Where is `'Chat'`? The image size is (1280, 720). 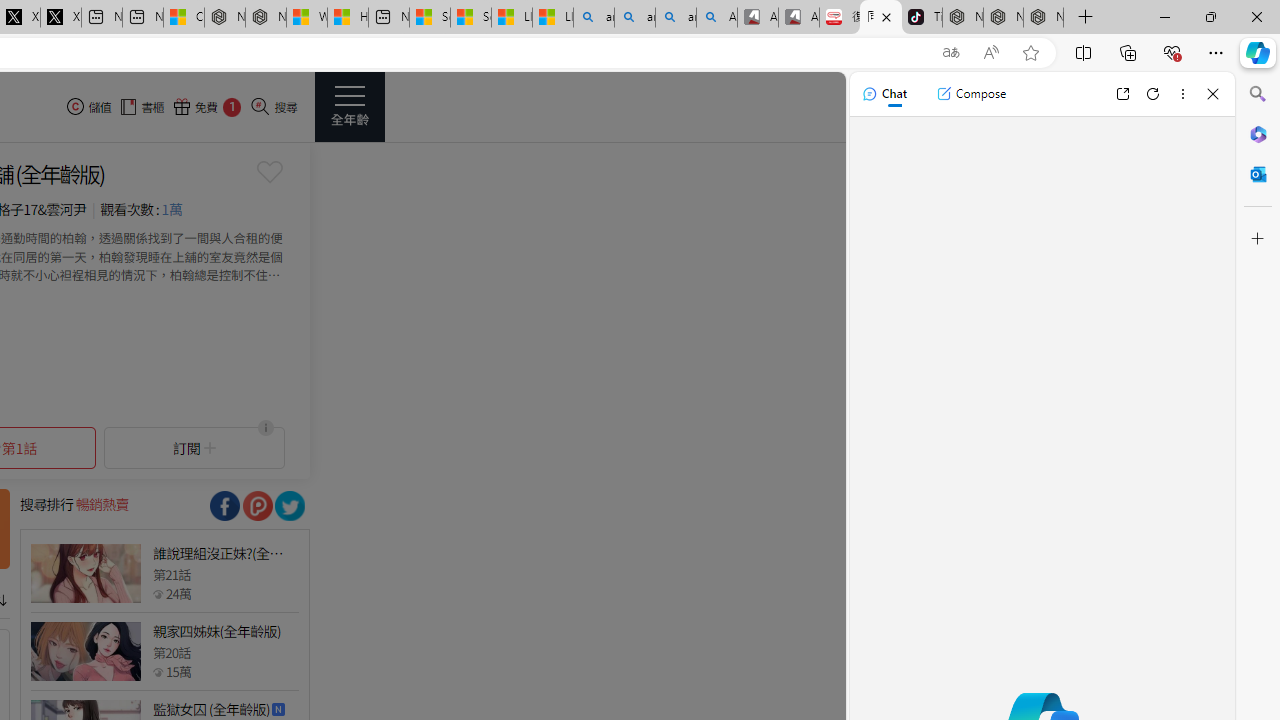 'Chat' is located at coordinates (883, 93).